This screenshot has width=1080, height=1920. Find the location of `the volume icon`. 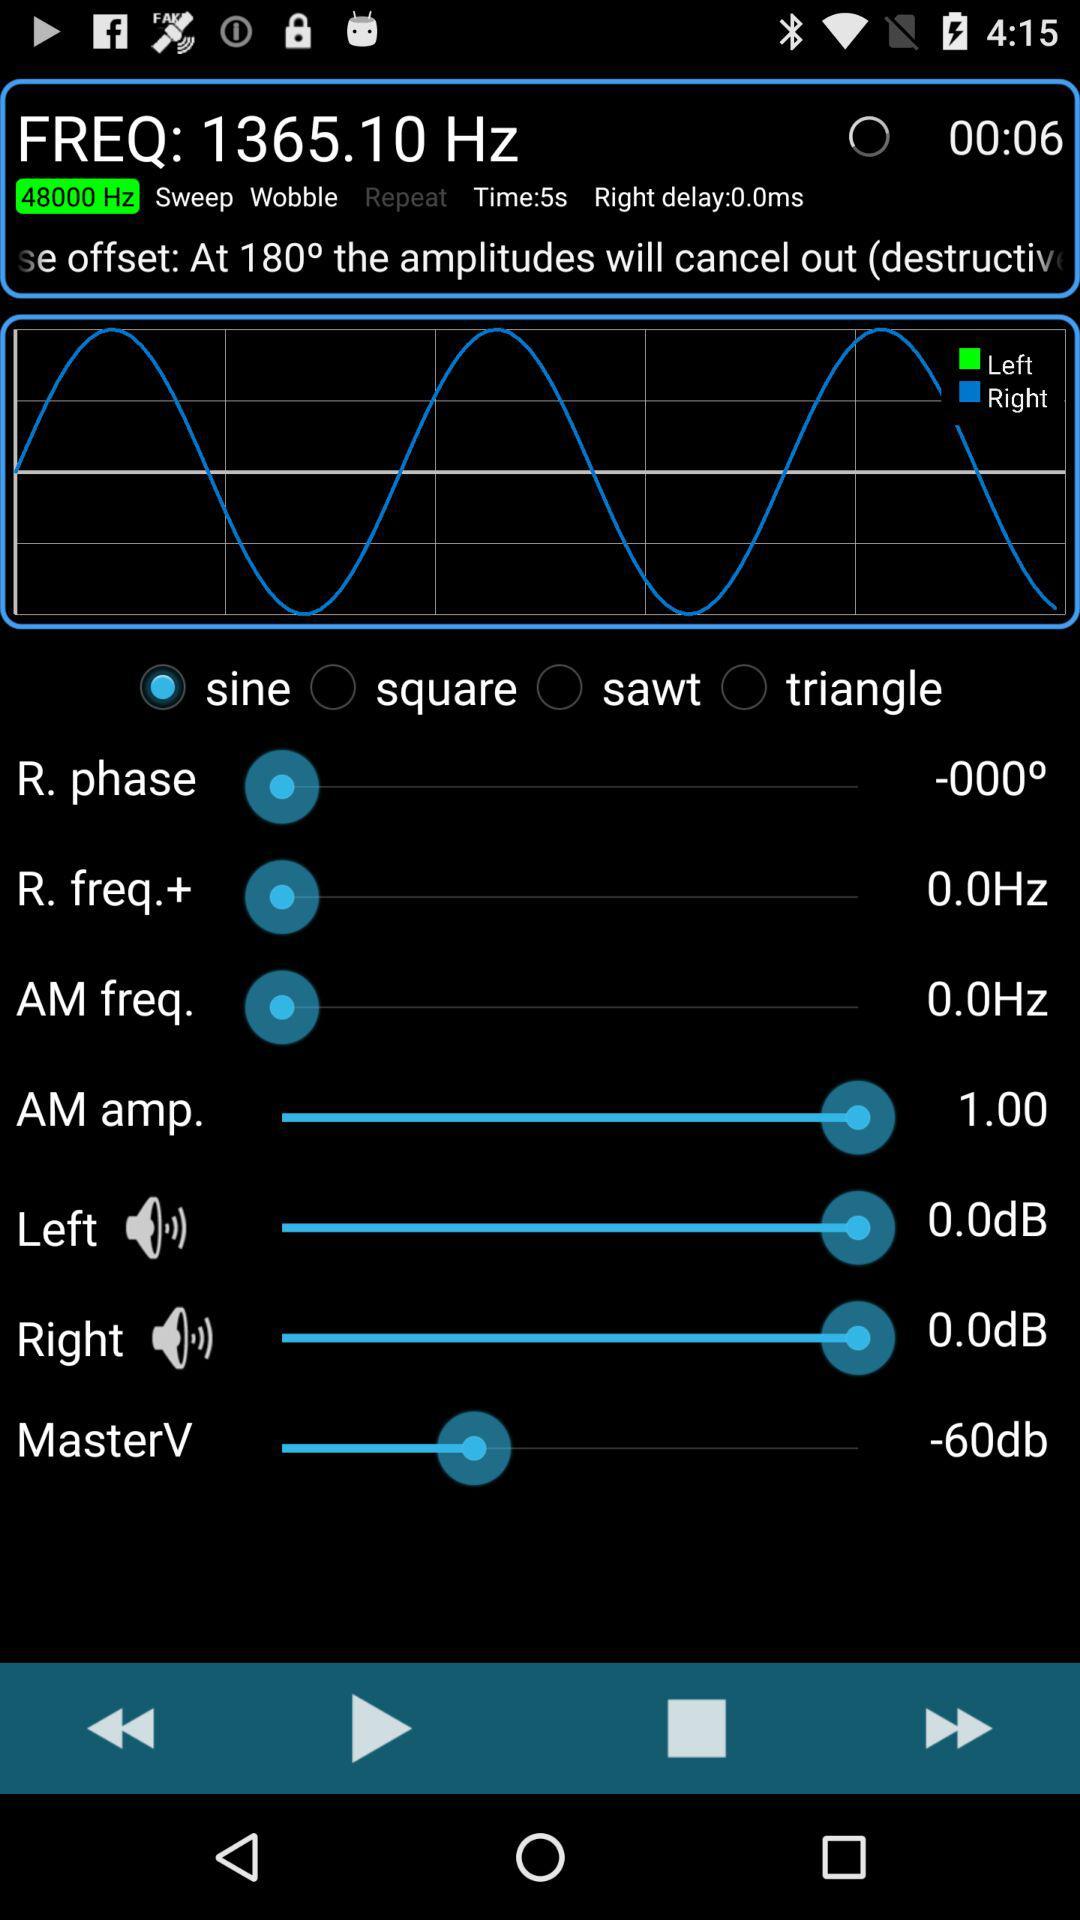

the volume icon is located at coordinates (154, 1314).